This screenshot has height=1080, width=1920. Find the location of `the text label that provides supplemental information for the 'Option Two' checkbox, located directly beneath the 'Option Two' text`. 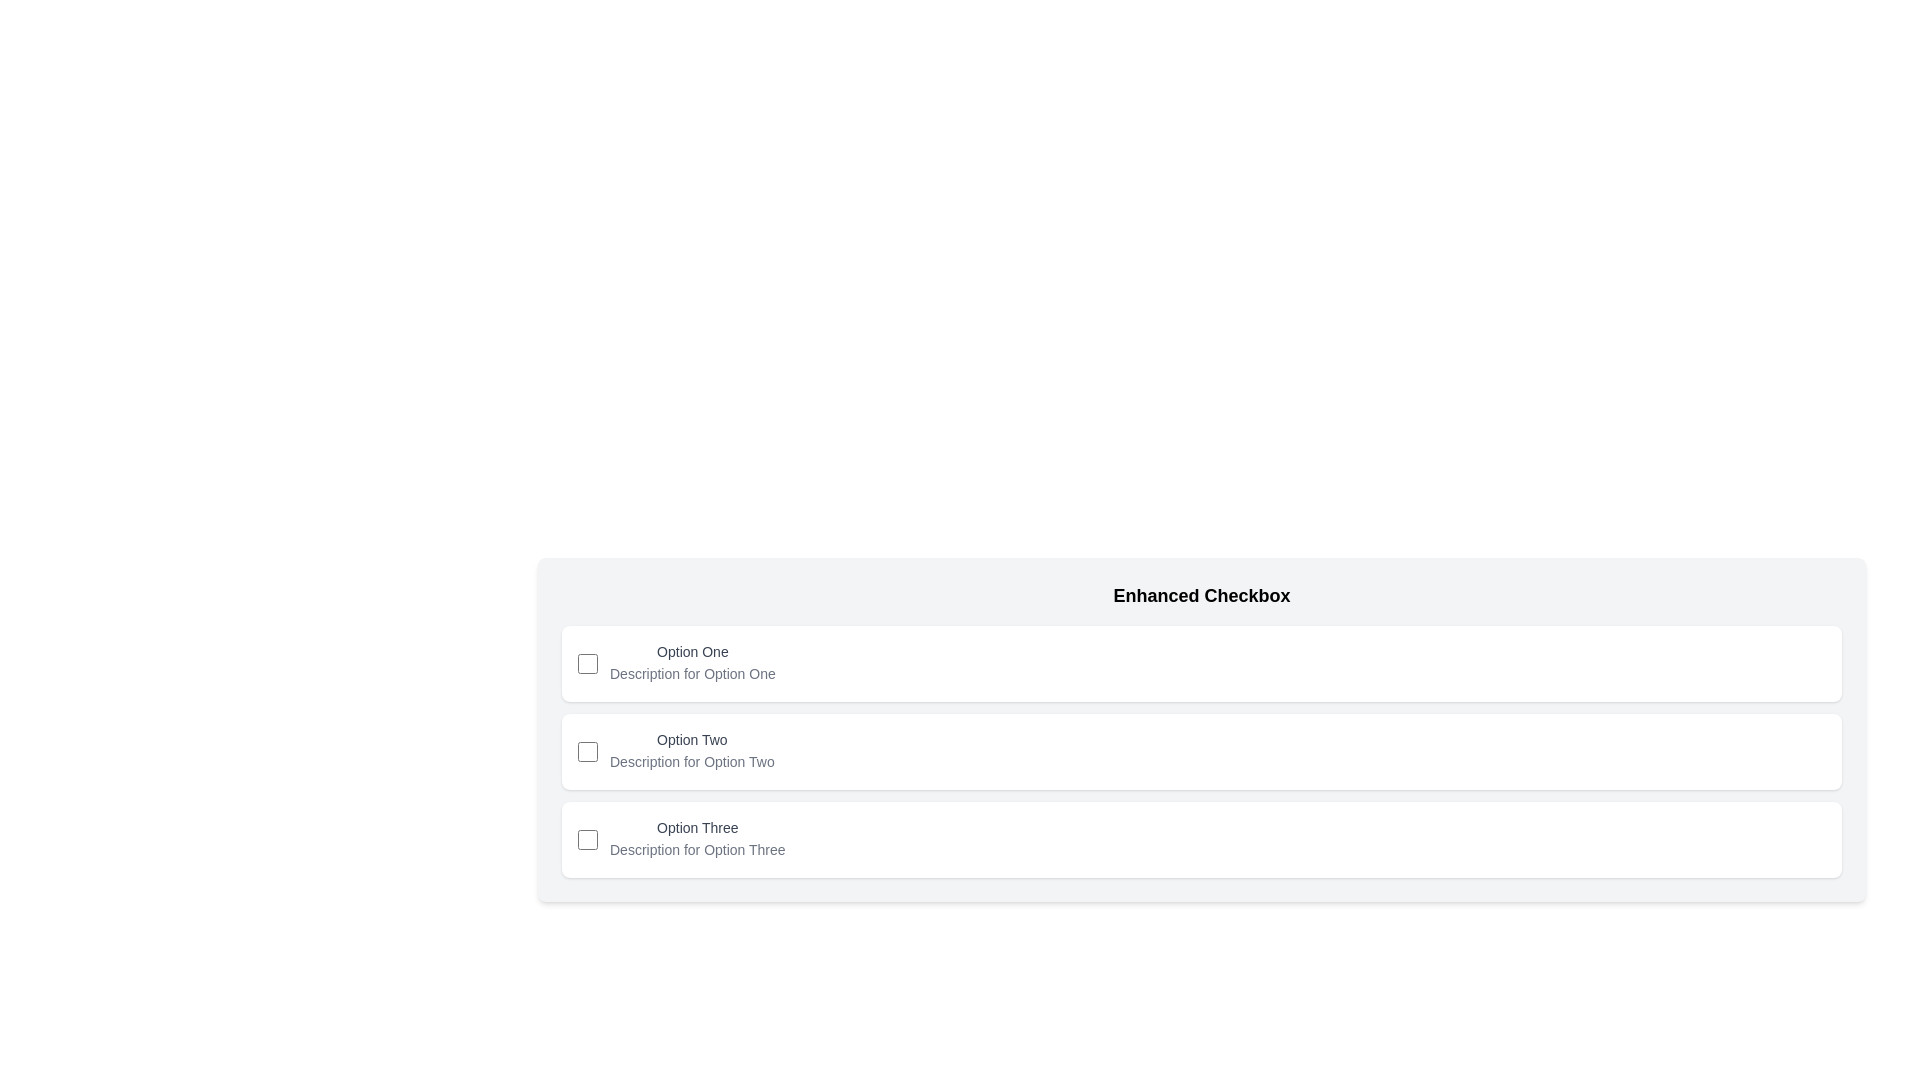

the text label that provides supplemental information for the 'Option Two' checkbox, located directly beneath the 'Option Two' text is located at coordinates (692, 762).